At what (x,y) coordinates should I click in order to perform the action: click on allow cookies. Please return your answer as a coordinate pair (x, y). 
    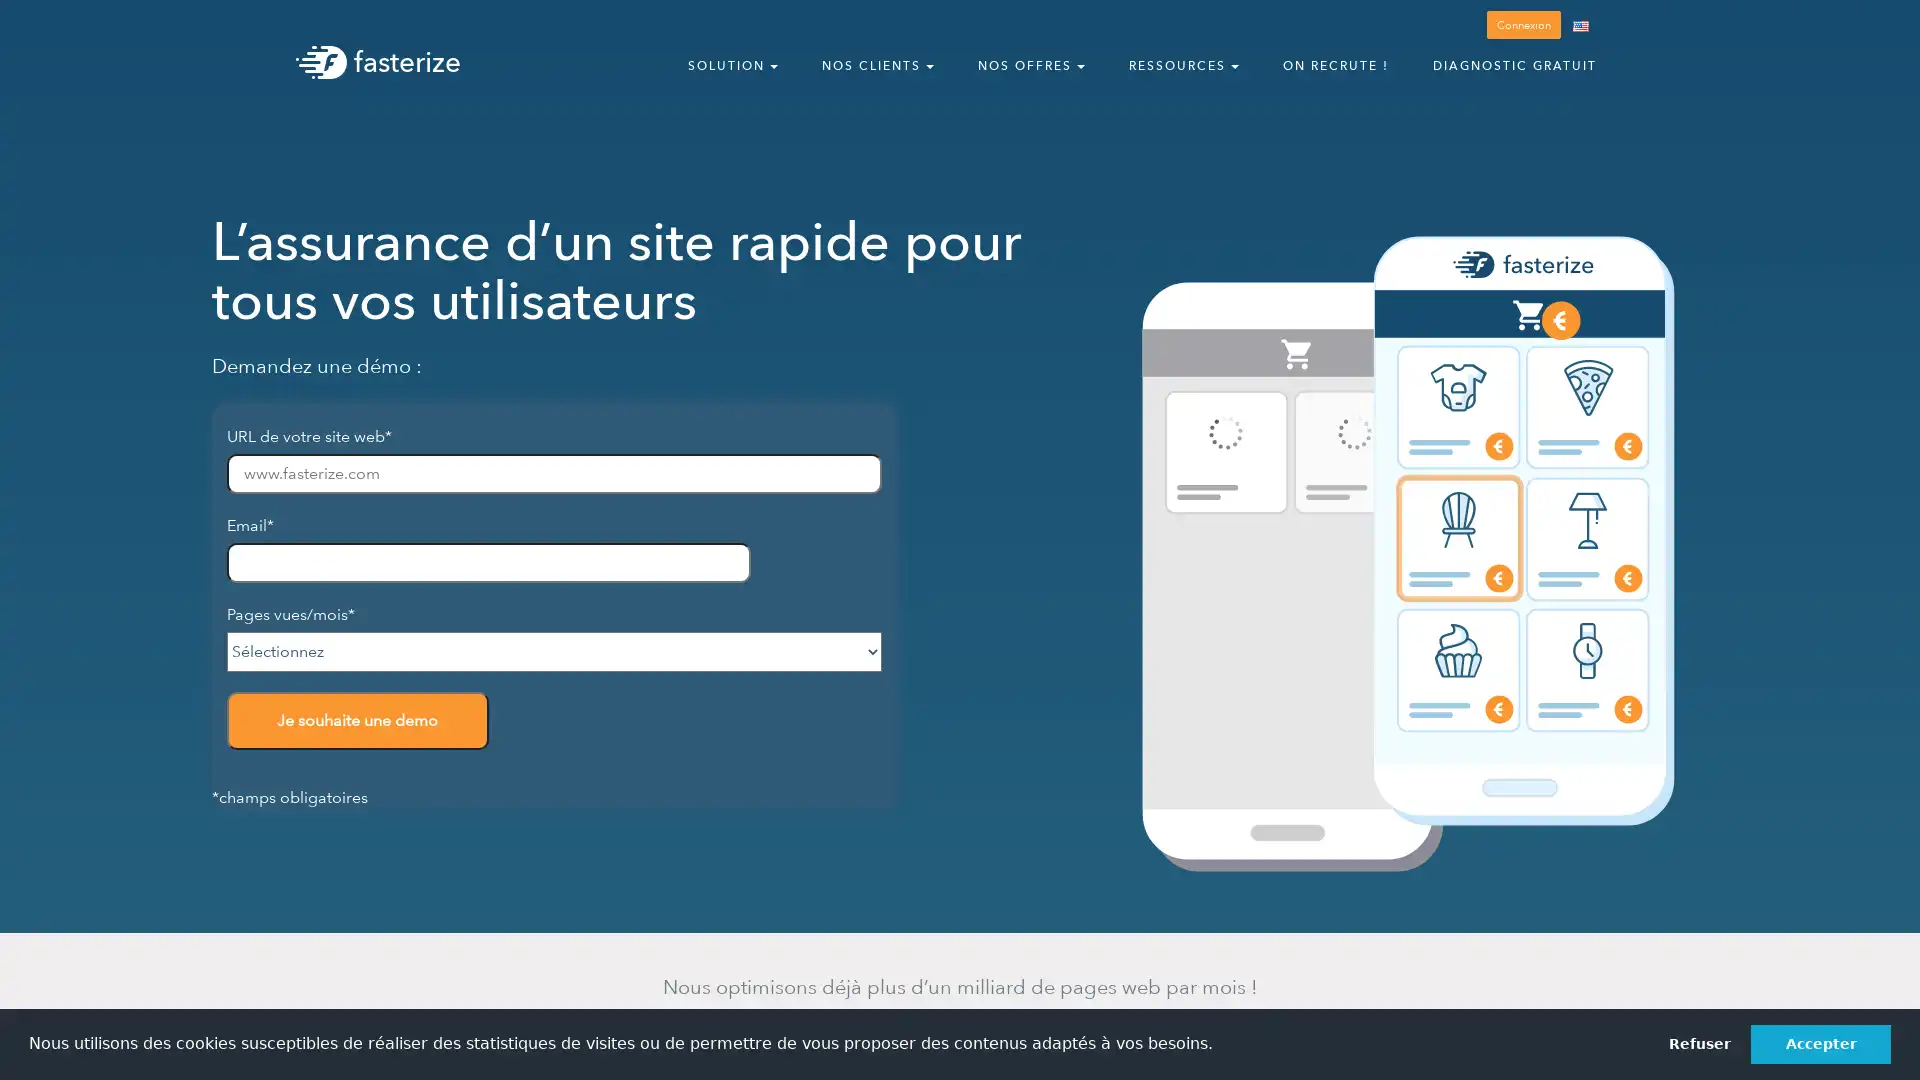
    Looking at the image, I should click on (1820, 1043).